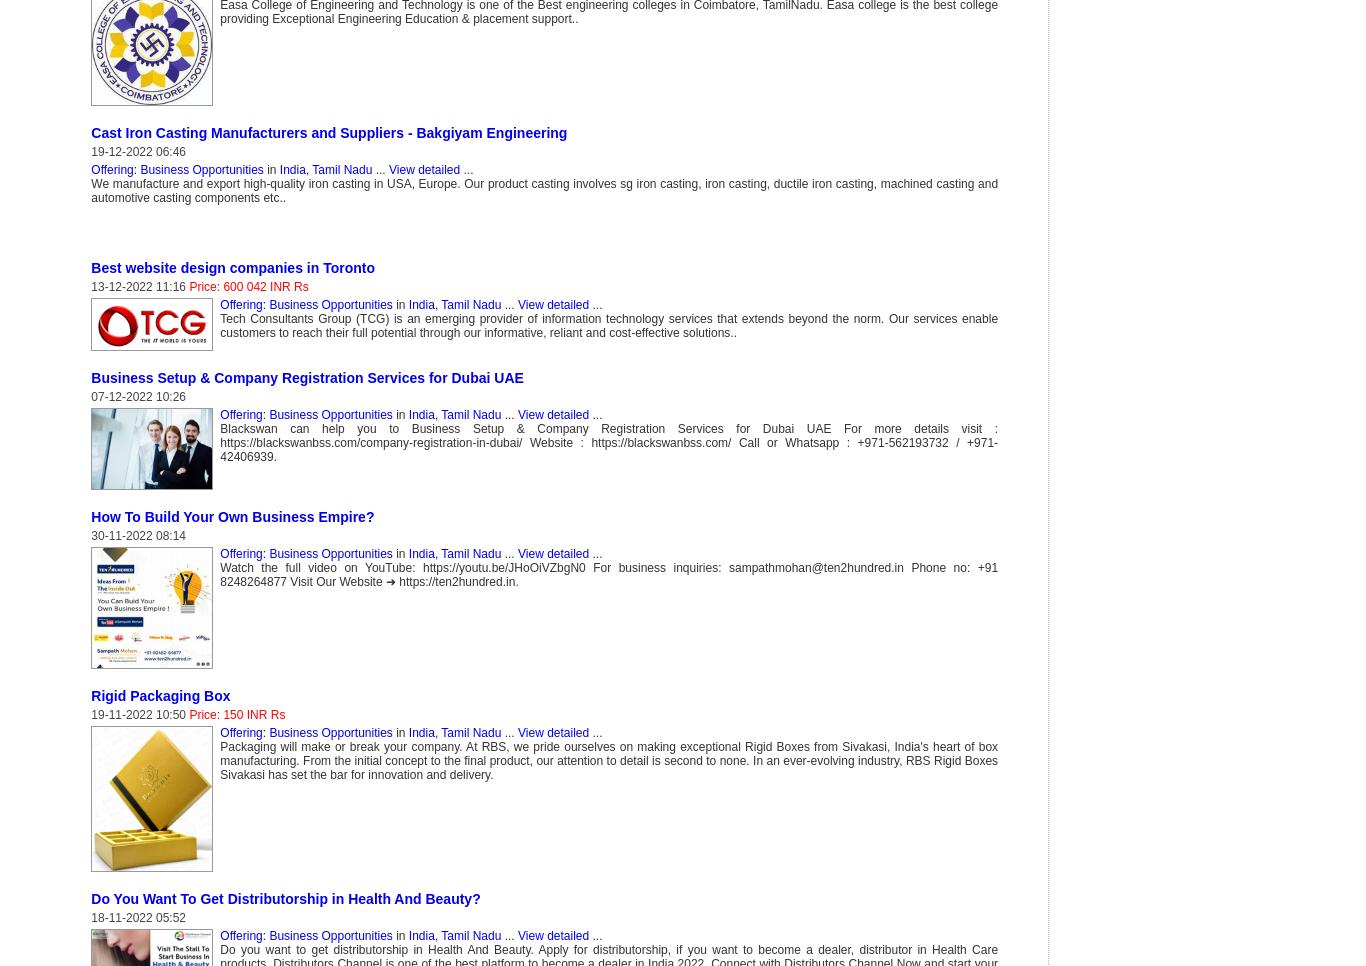  Describe the element at coordinates (232, 516) in the screenshot. I see `'How To Build Your Own Business Empire?'` at that location.